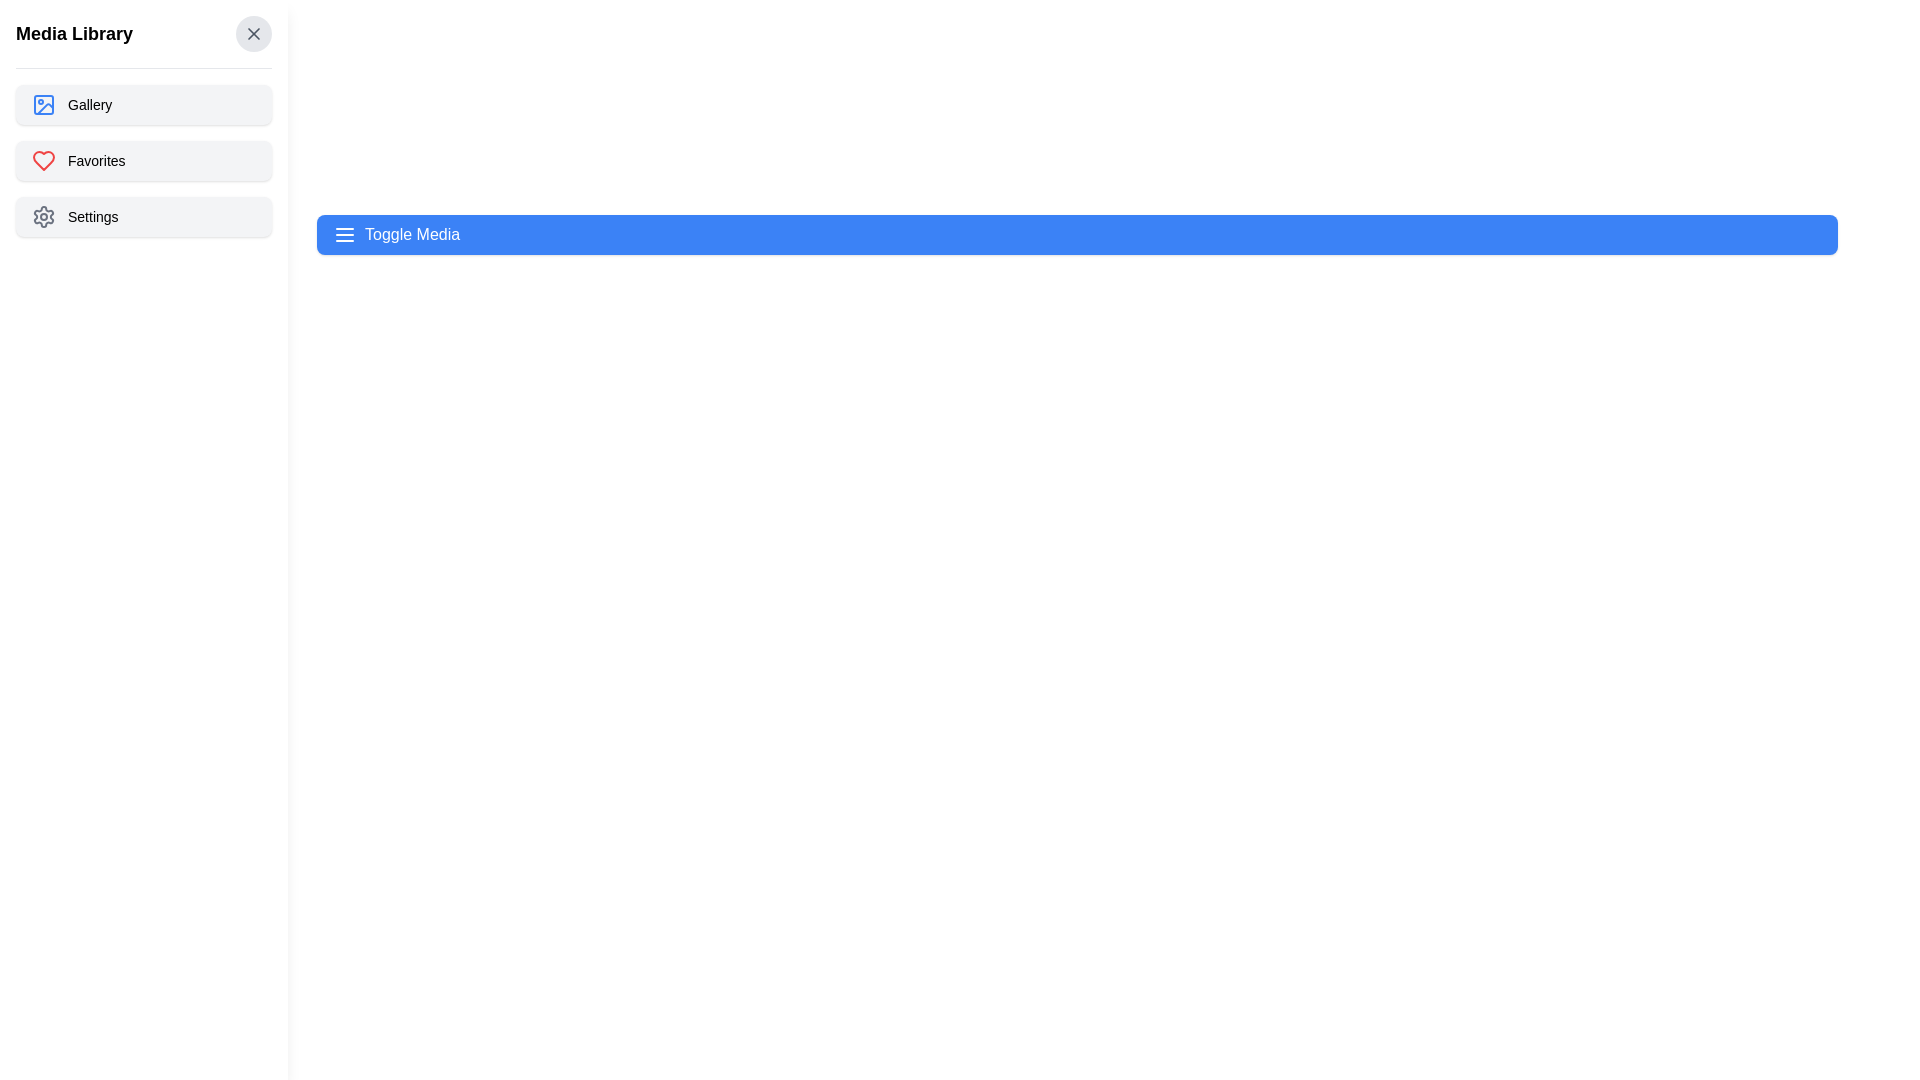 This screenshot has width=1920, height=1080. I want to click on the 'Toggle Media' button to toggle the visibility of the media drawer, so click(1076, 234).